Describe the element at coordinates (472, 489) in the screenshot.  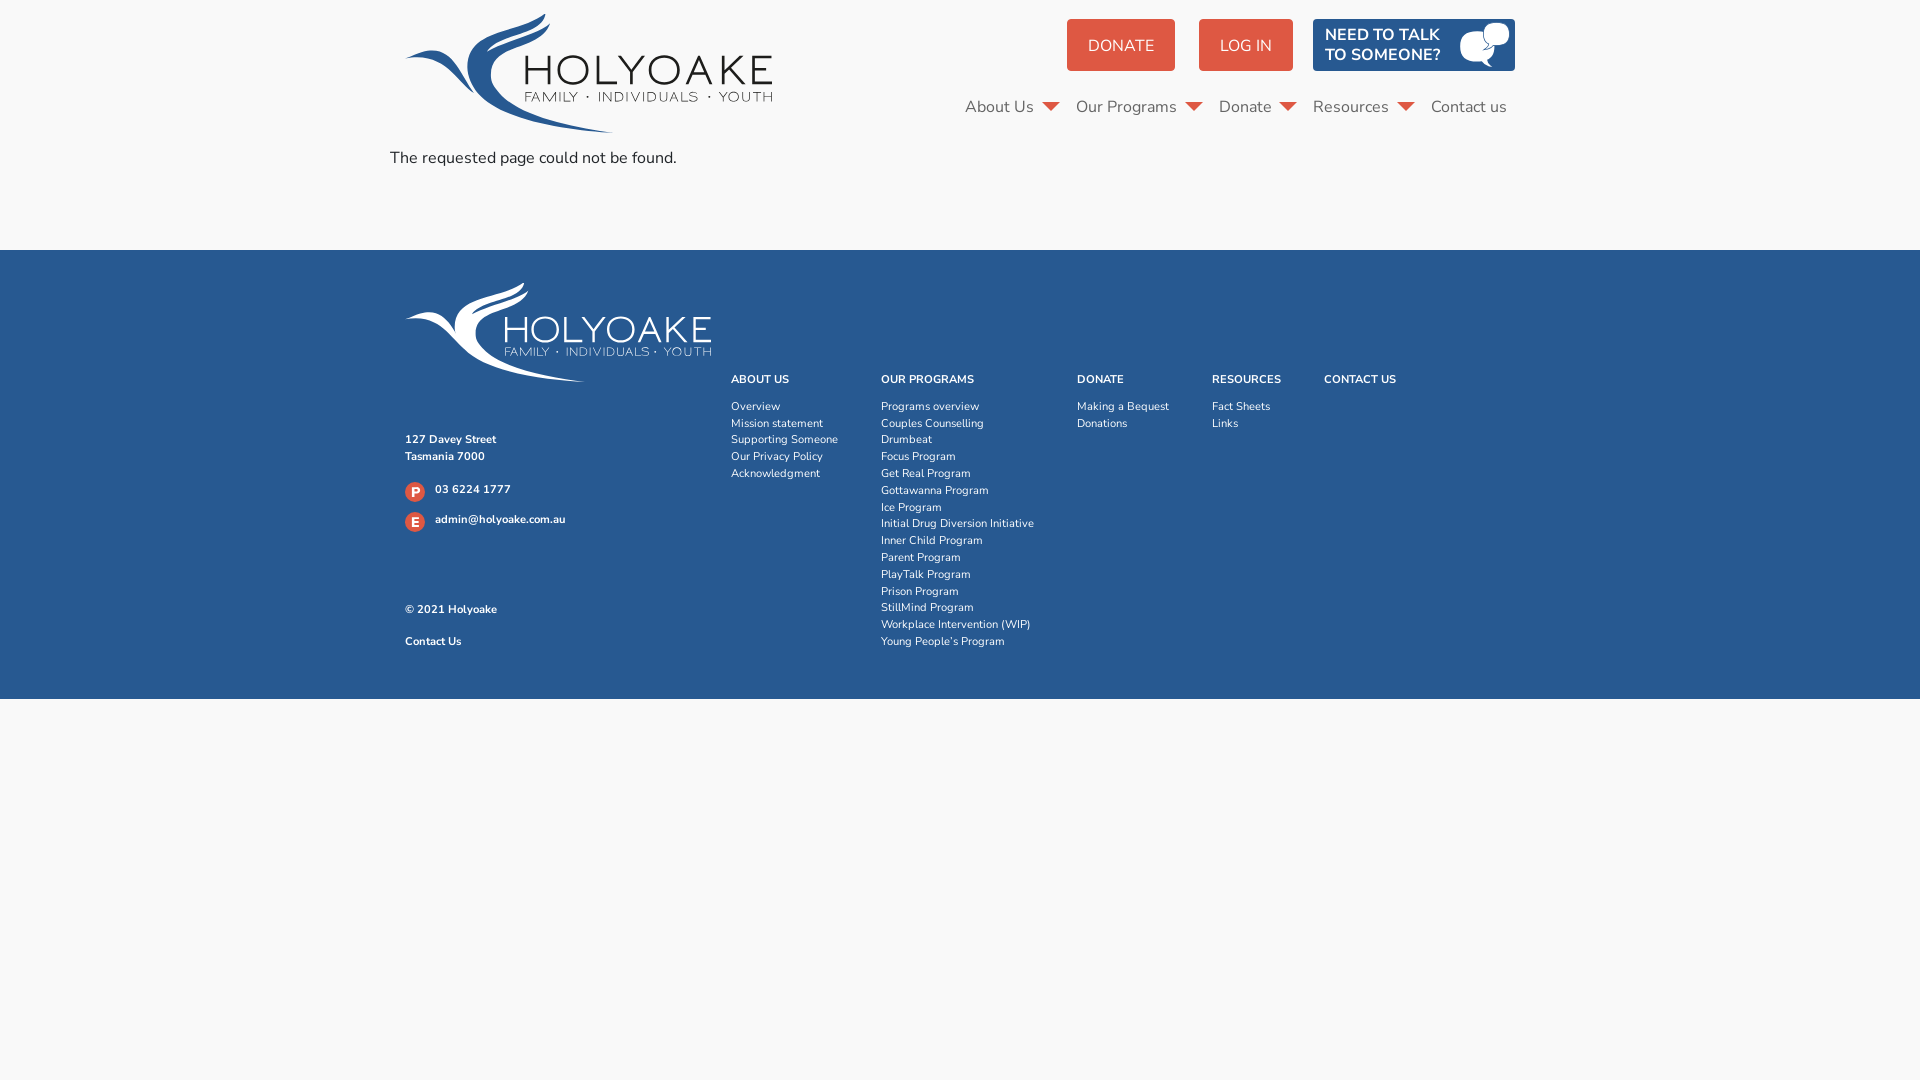
I see `'03 6224 1777'` at that location.